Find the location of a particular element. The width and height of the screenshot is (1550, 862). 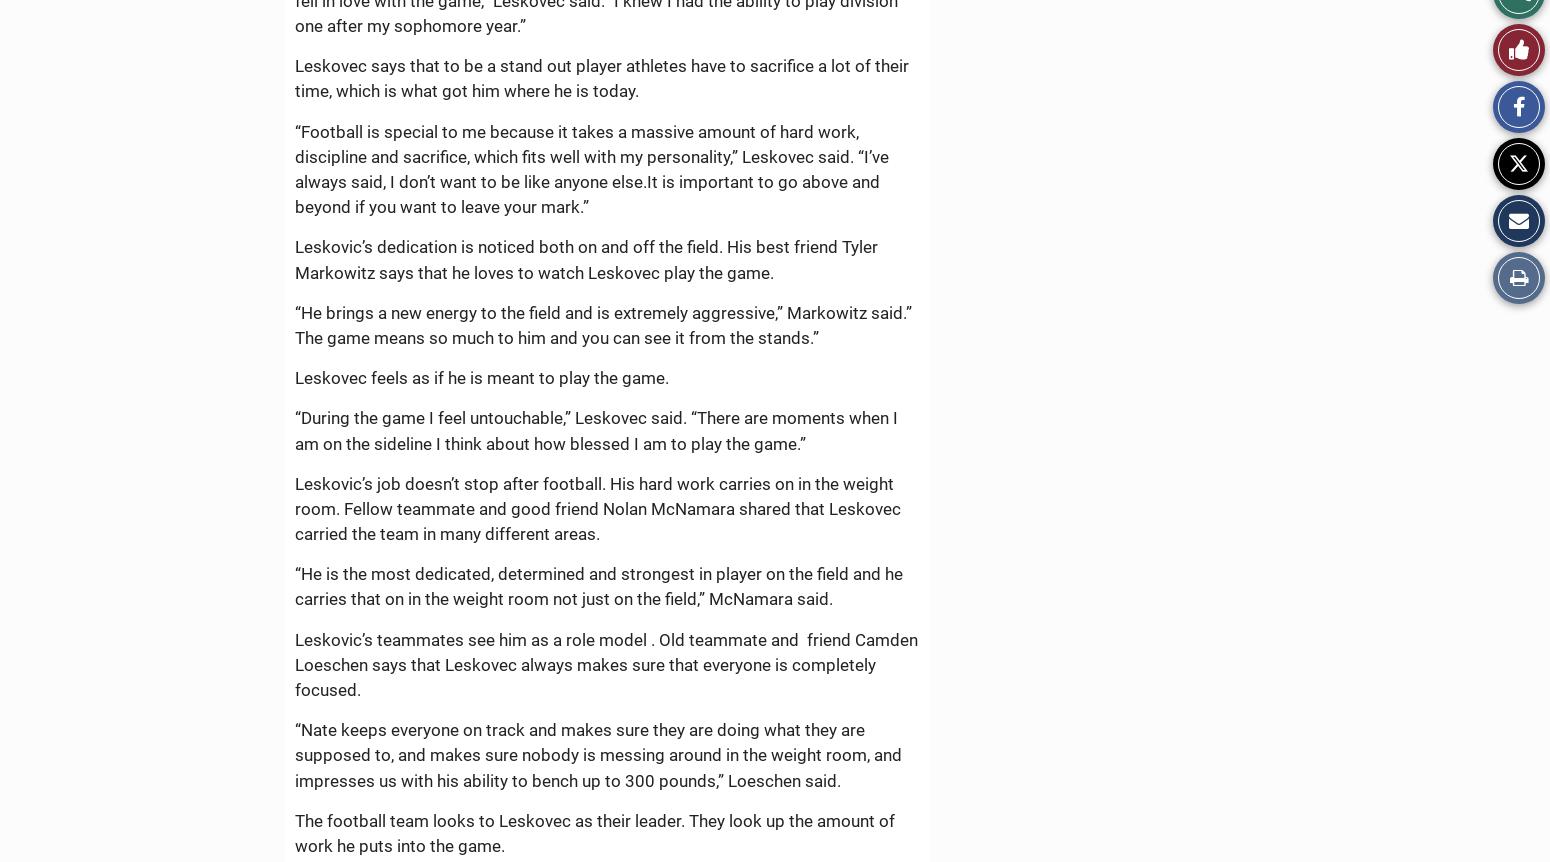

'Leskovec says that to be a stand out player athletes have to sacrifice a lot of their time, which is what got him where he is today.' is located at coordinates (602, 77).